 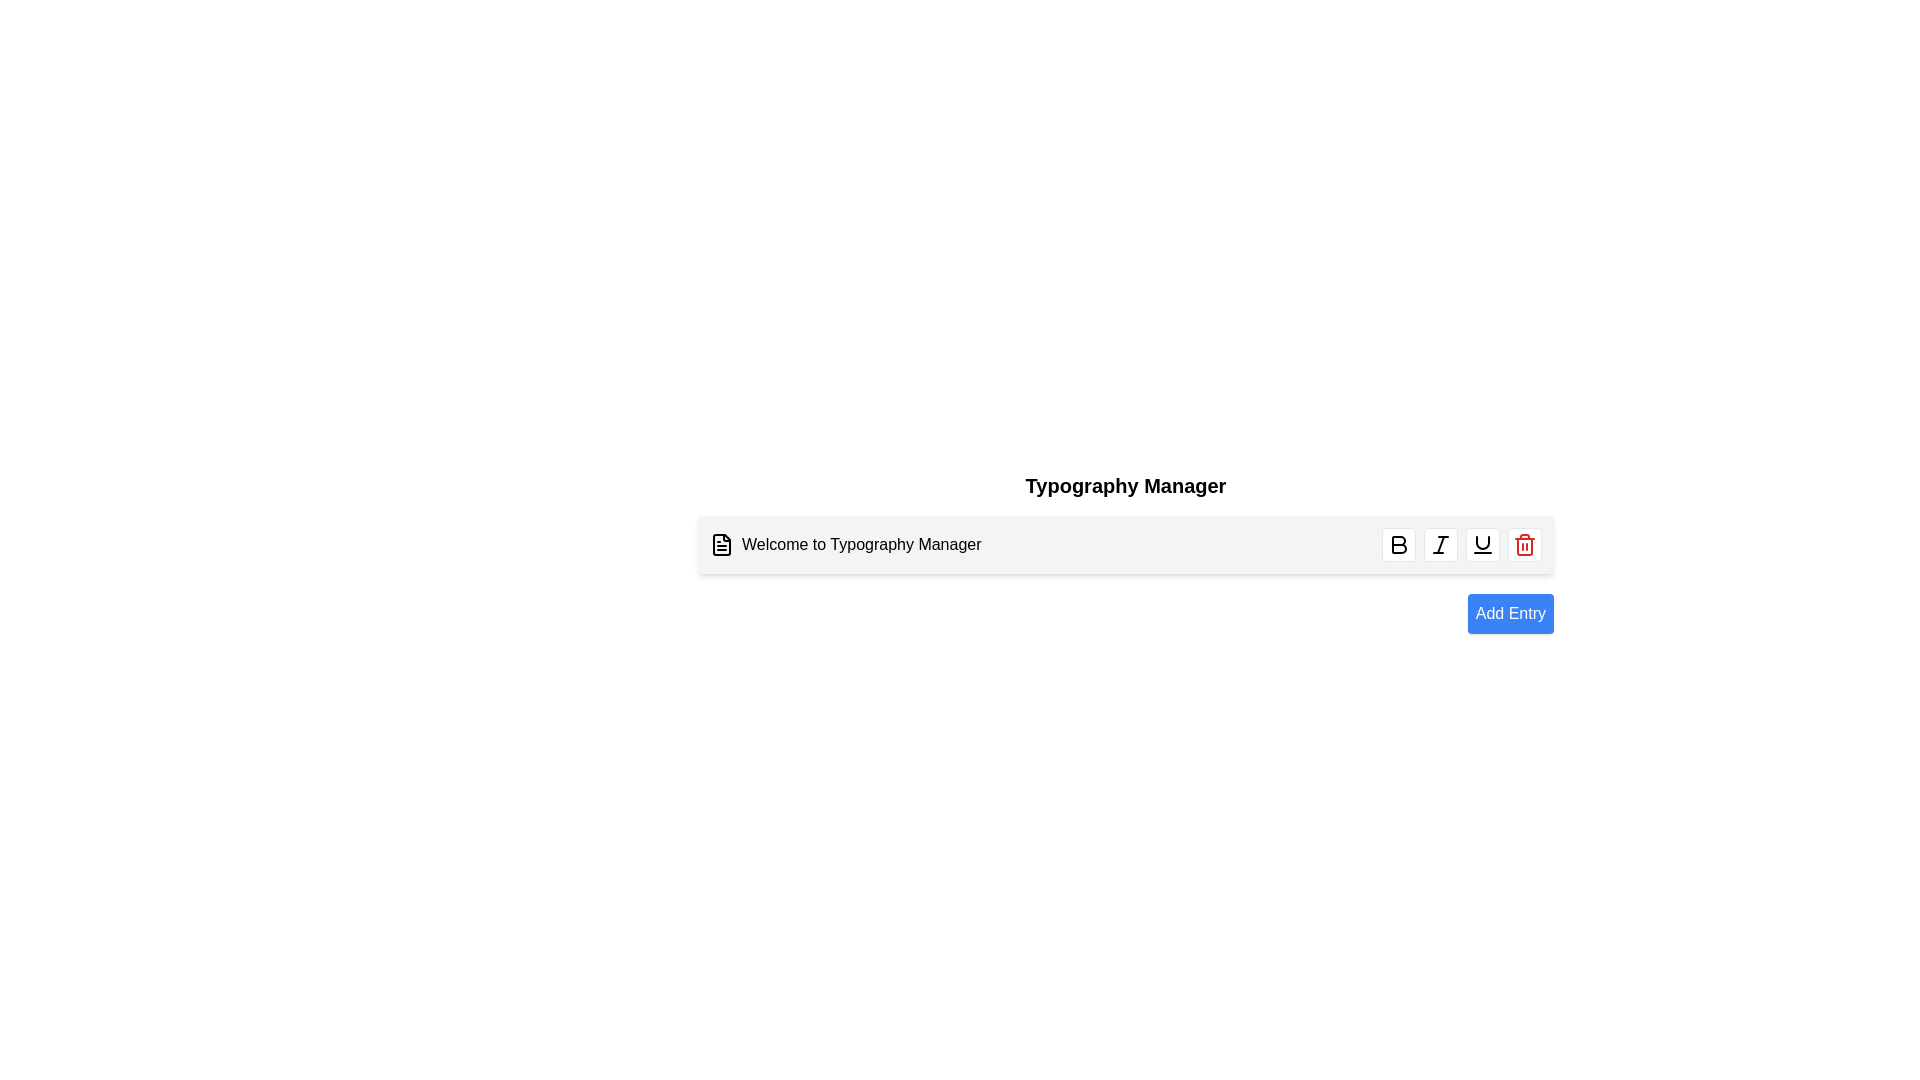 What do you see at coordinates (720, 544) in the screenshot?
I see `the decorative icon located near the top-left corner of the list entry, adjacent to the text 'Welcome to Typography Manager'` at bounding box center [720, 544].